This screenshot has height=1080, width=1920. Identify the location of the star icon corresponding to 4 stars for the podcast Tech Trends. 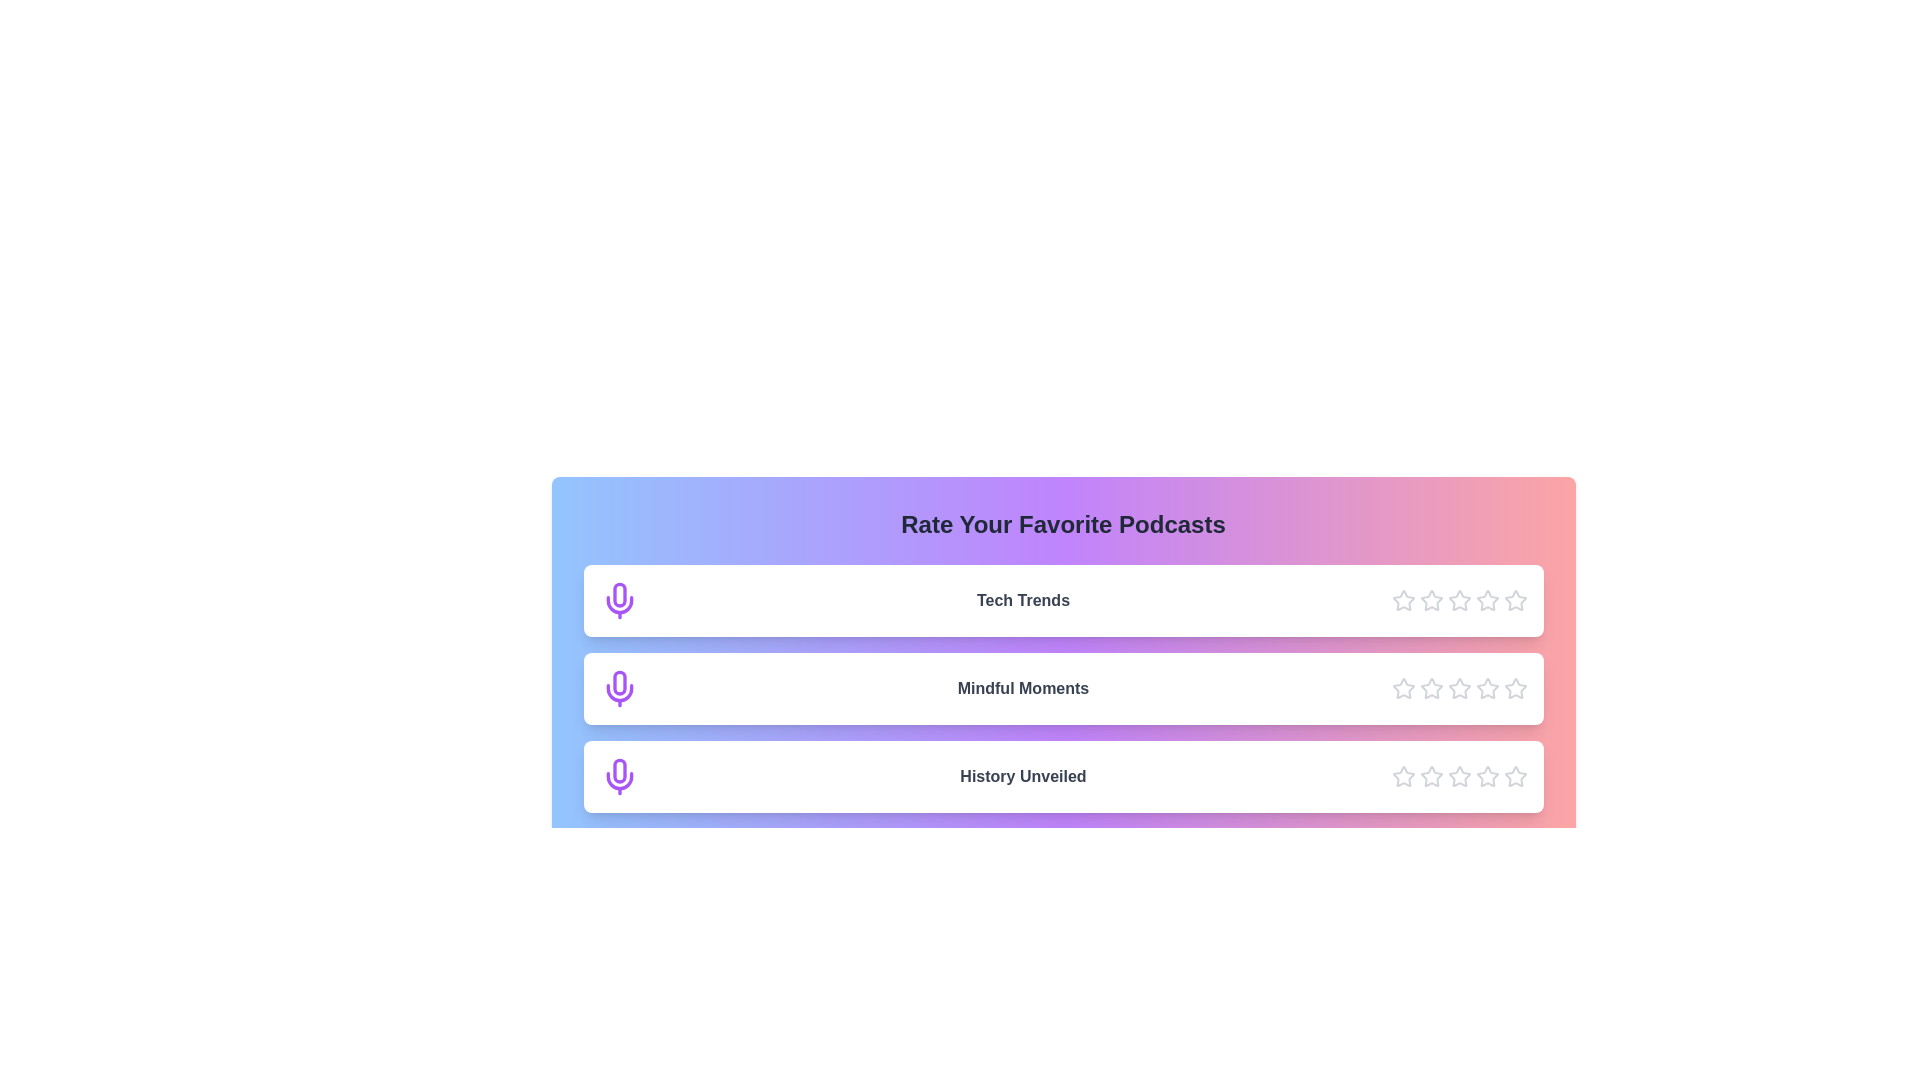
(1487, 600).